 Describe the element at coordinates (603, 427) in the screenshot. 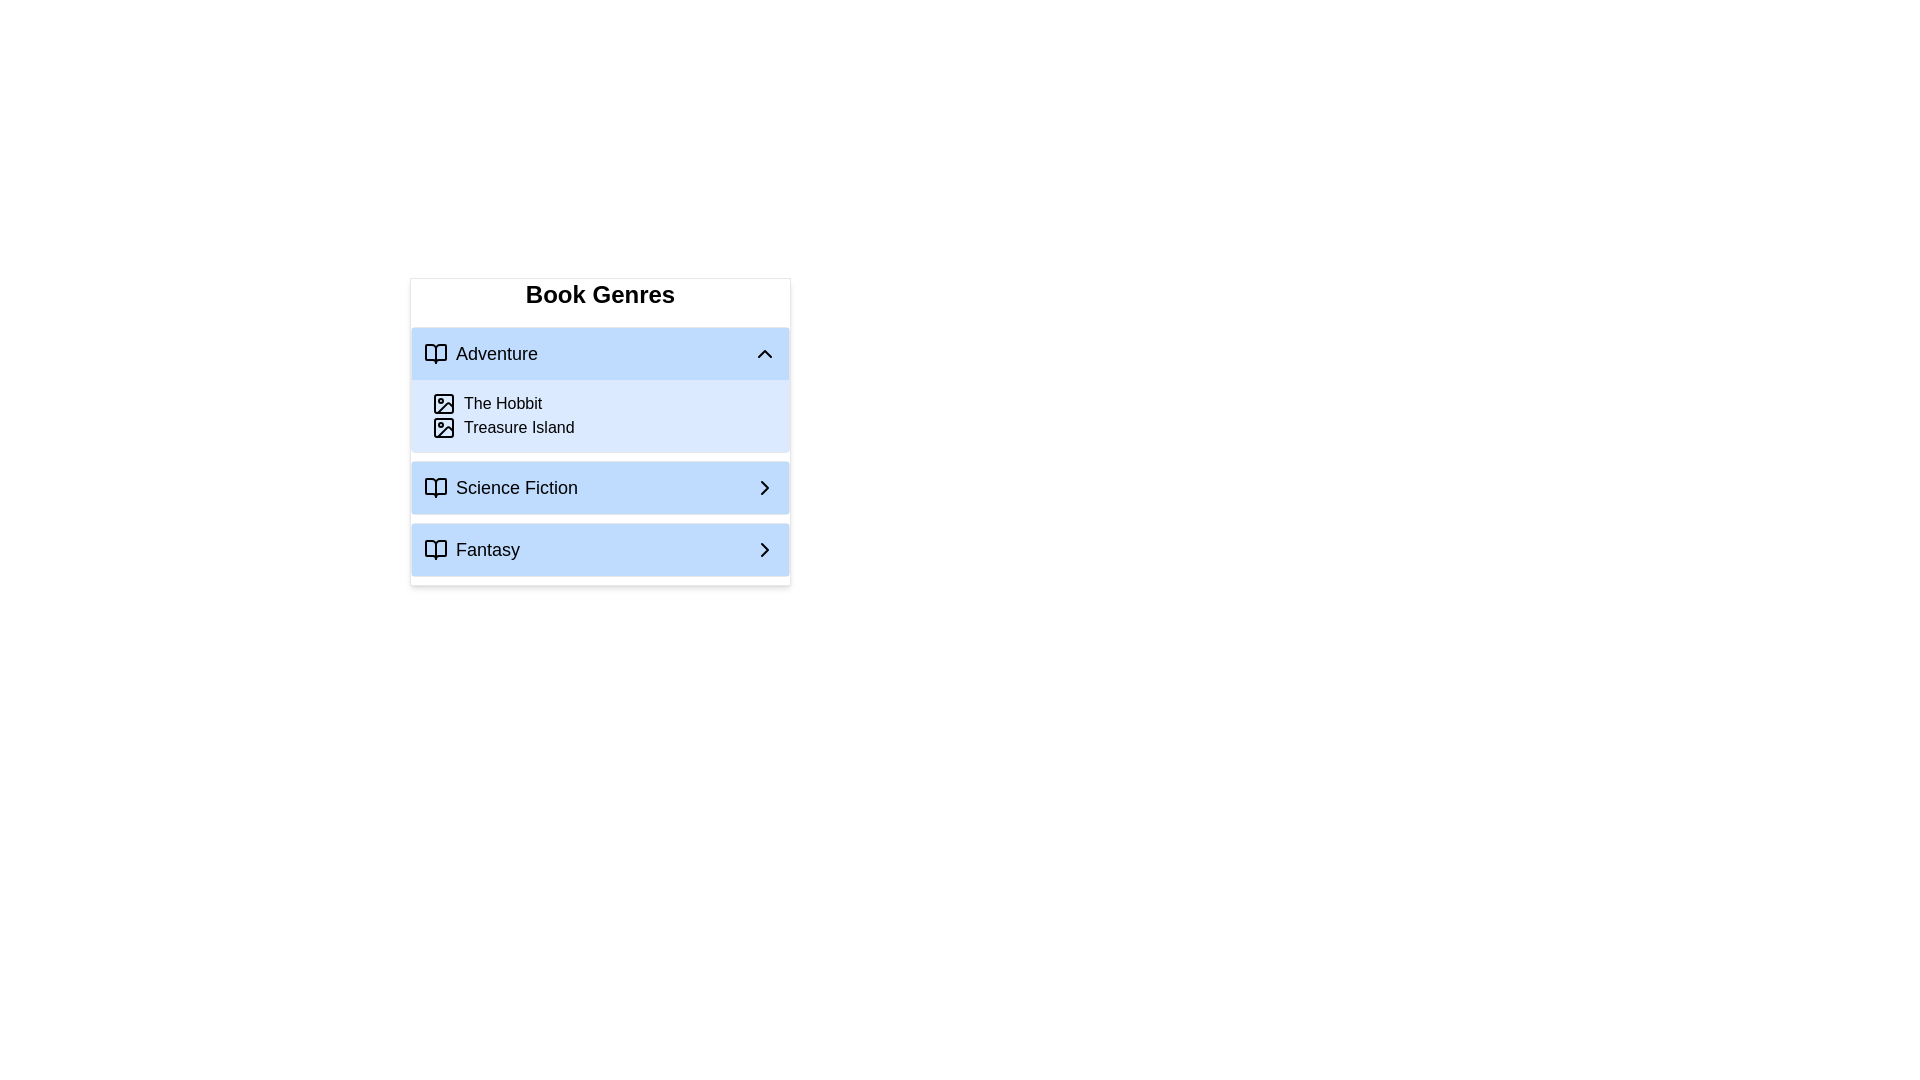

I see `the 'Treasure Island' list item, which is the second item under the 'Adventure' category in the 'Book Genres' list` at that location.